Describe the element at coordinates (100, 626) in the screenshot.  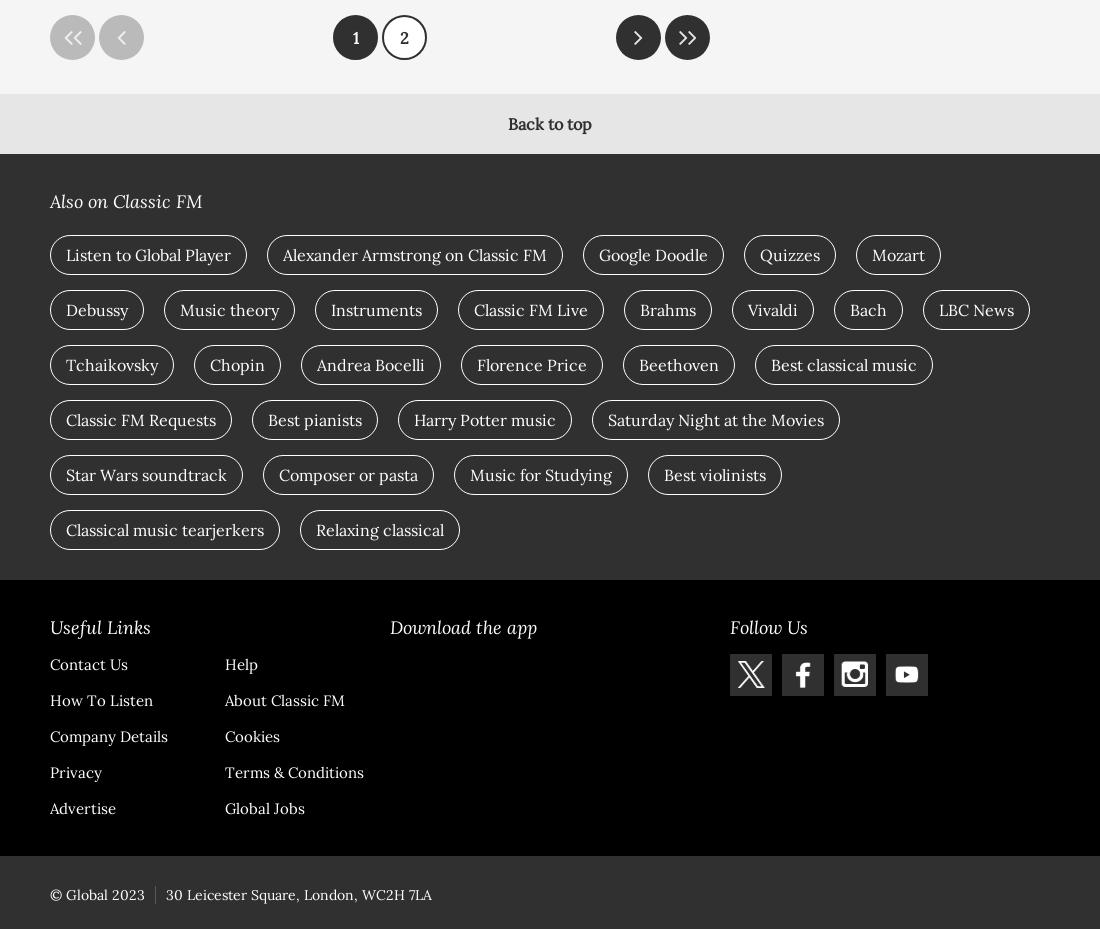
I see `'Useful Links'` at that location.